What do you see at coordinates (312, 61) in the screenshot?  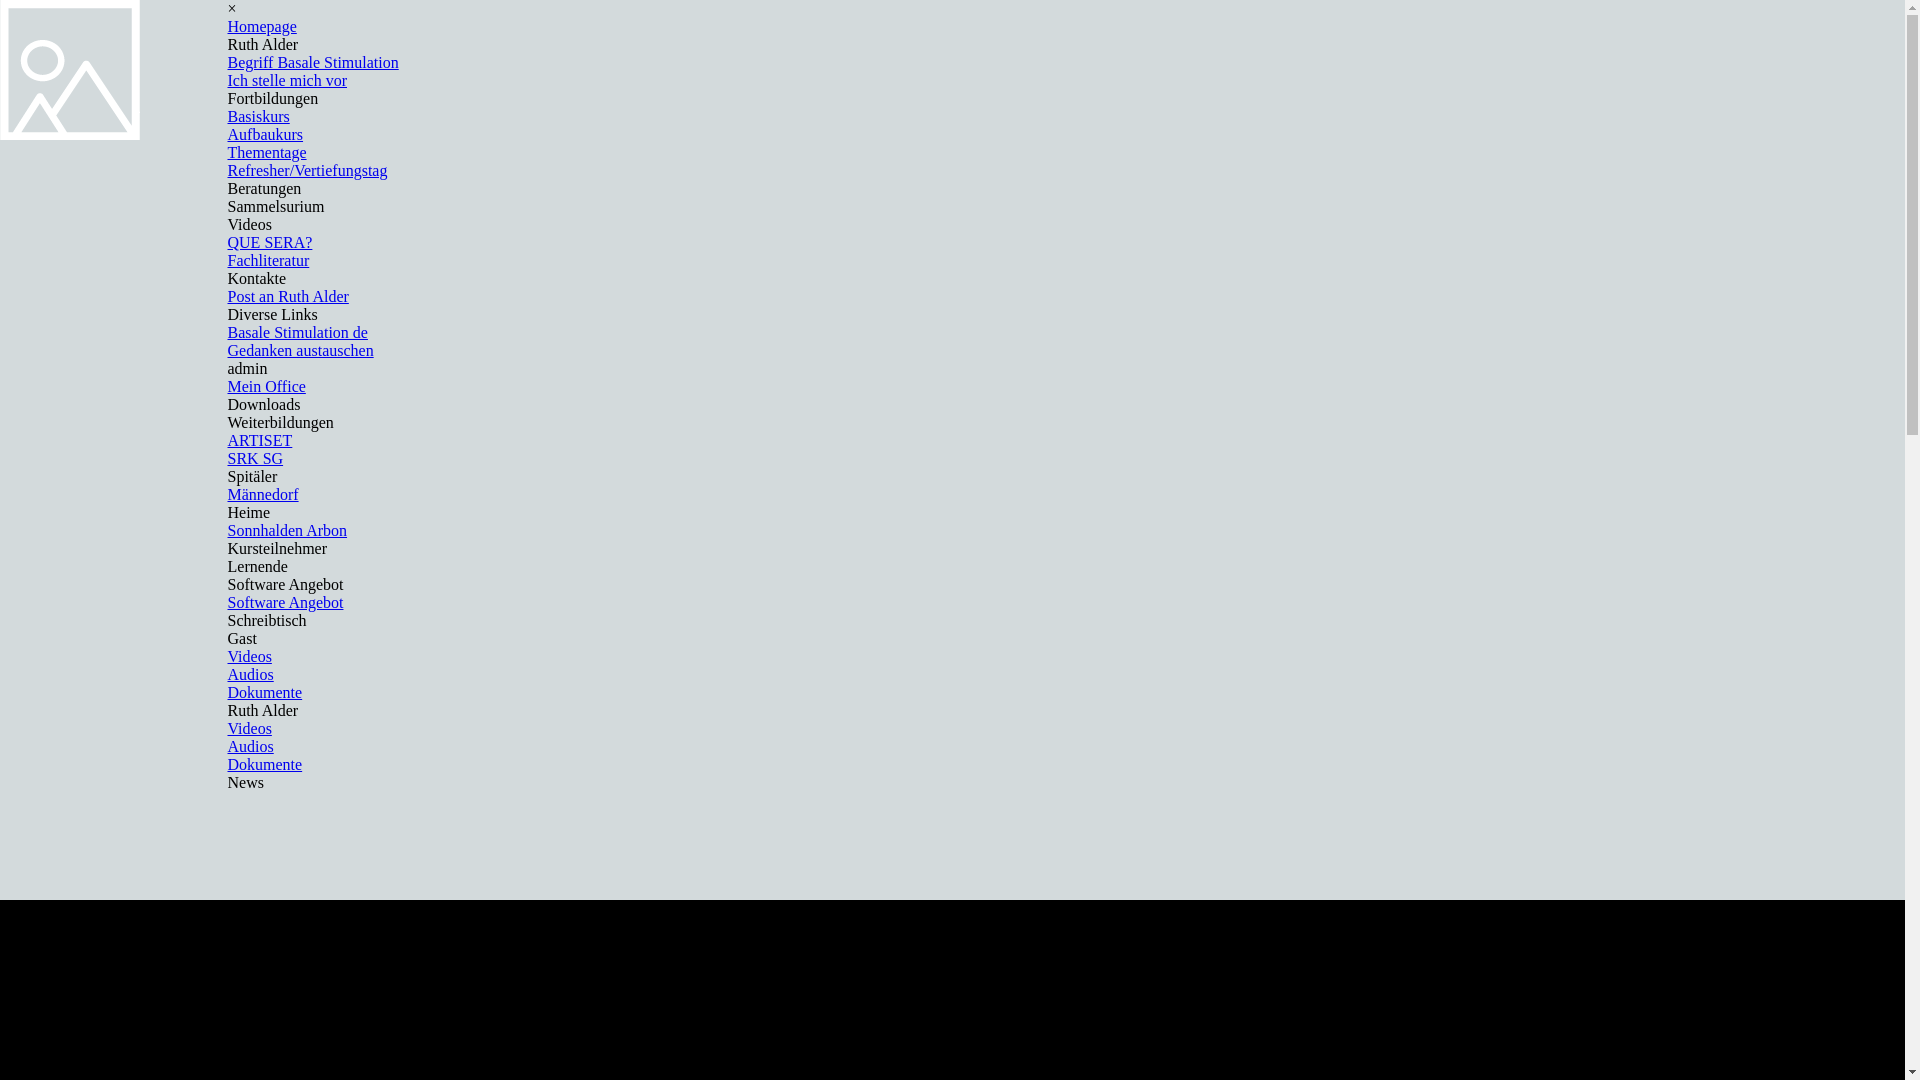 I see `'Begriff Basale Stimulation'` at bounding box center [312, 61].